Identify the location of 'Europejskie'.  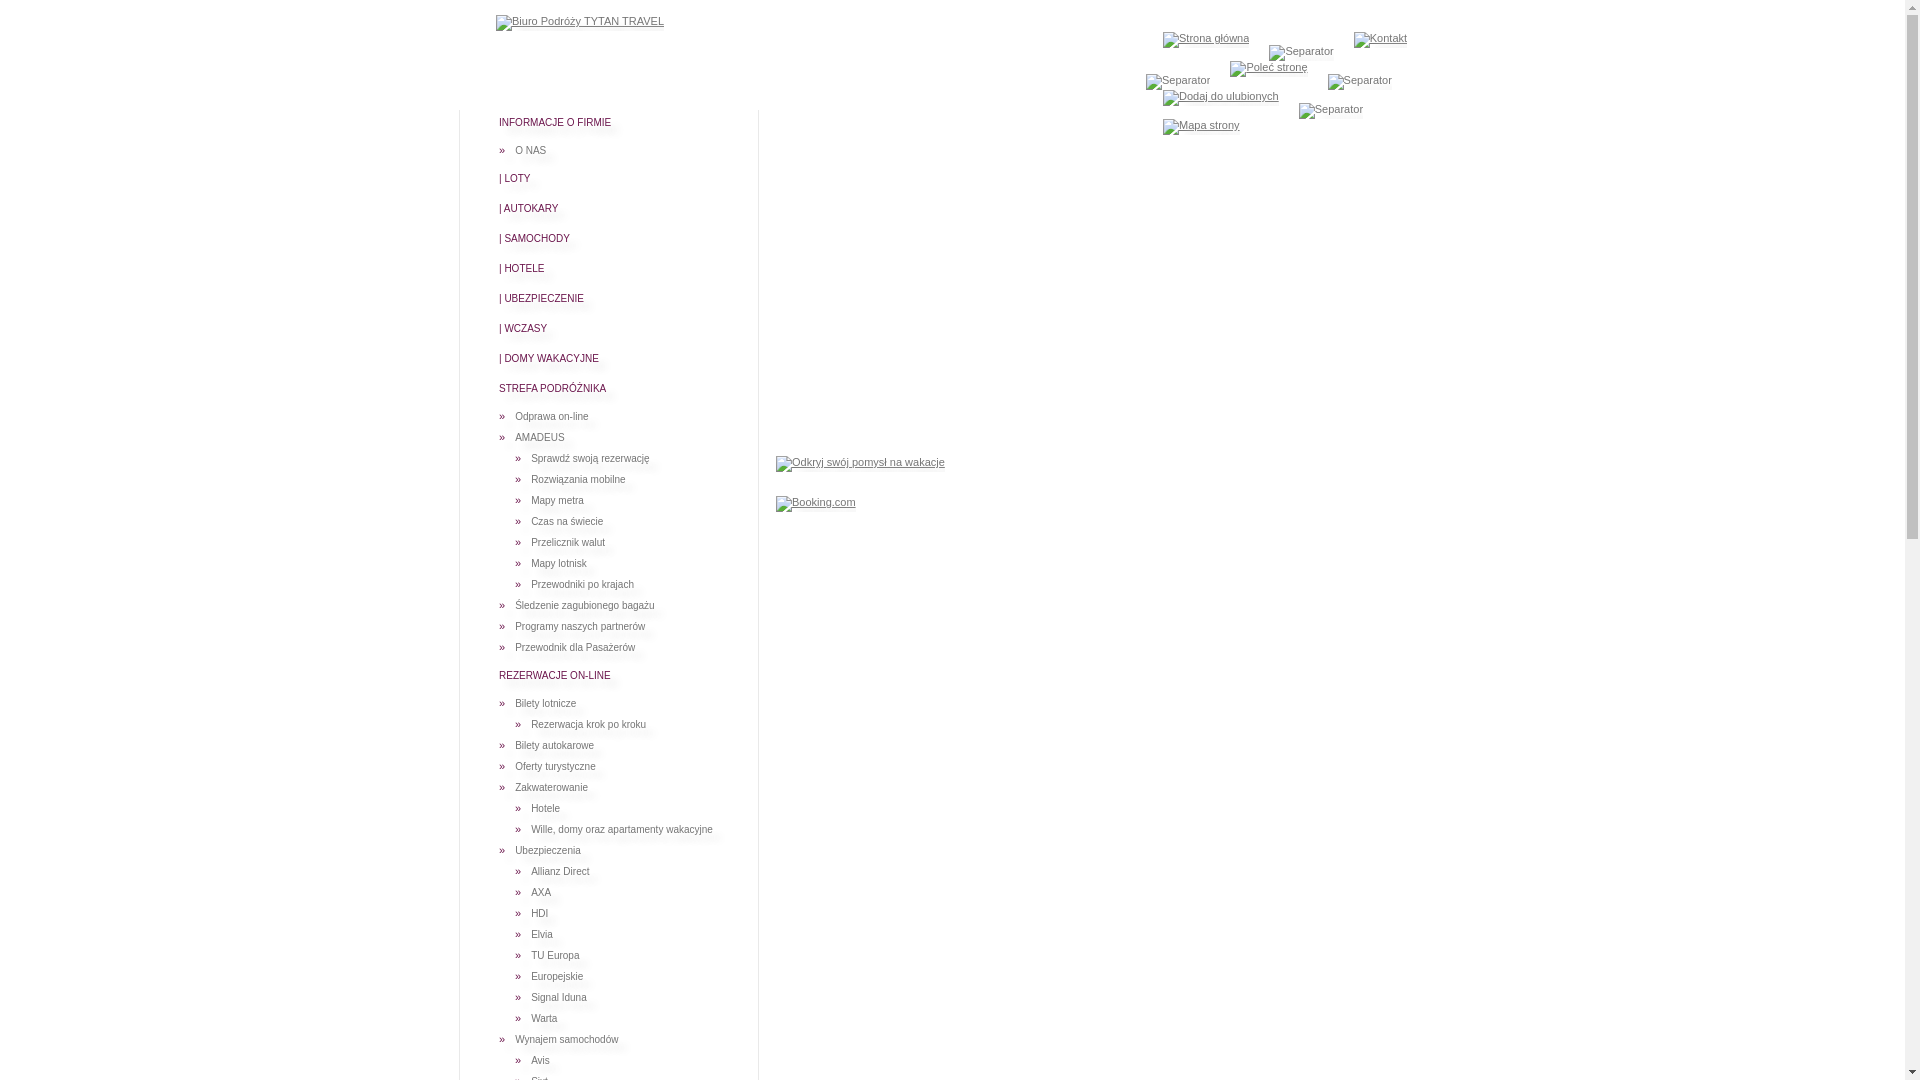
(556, 975).